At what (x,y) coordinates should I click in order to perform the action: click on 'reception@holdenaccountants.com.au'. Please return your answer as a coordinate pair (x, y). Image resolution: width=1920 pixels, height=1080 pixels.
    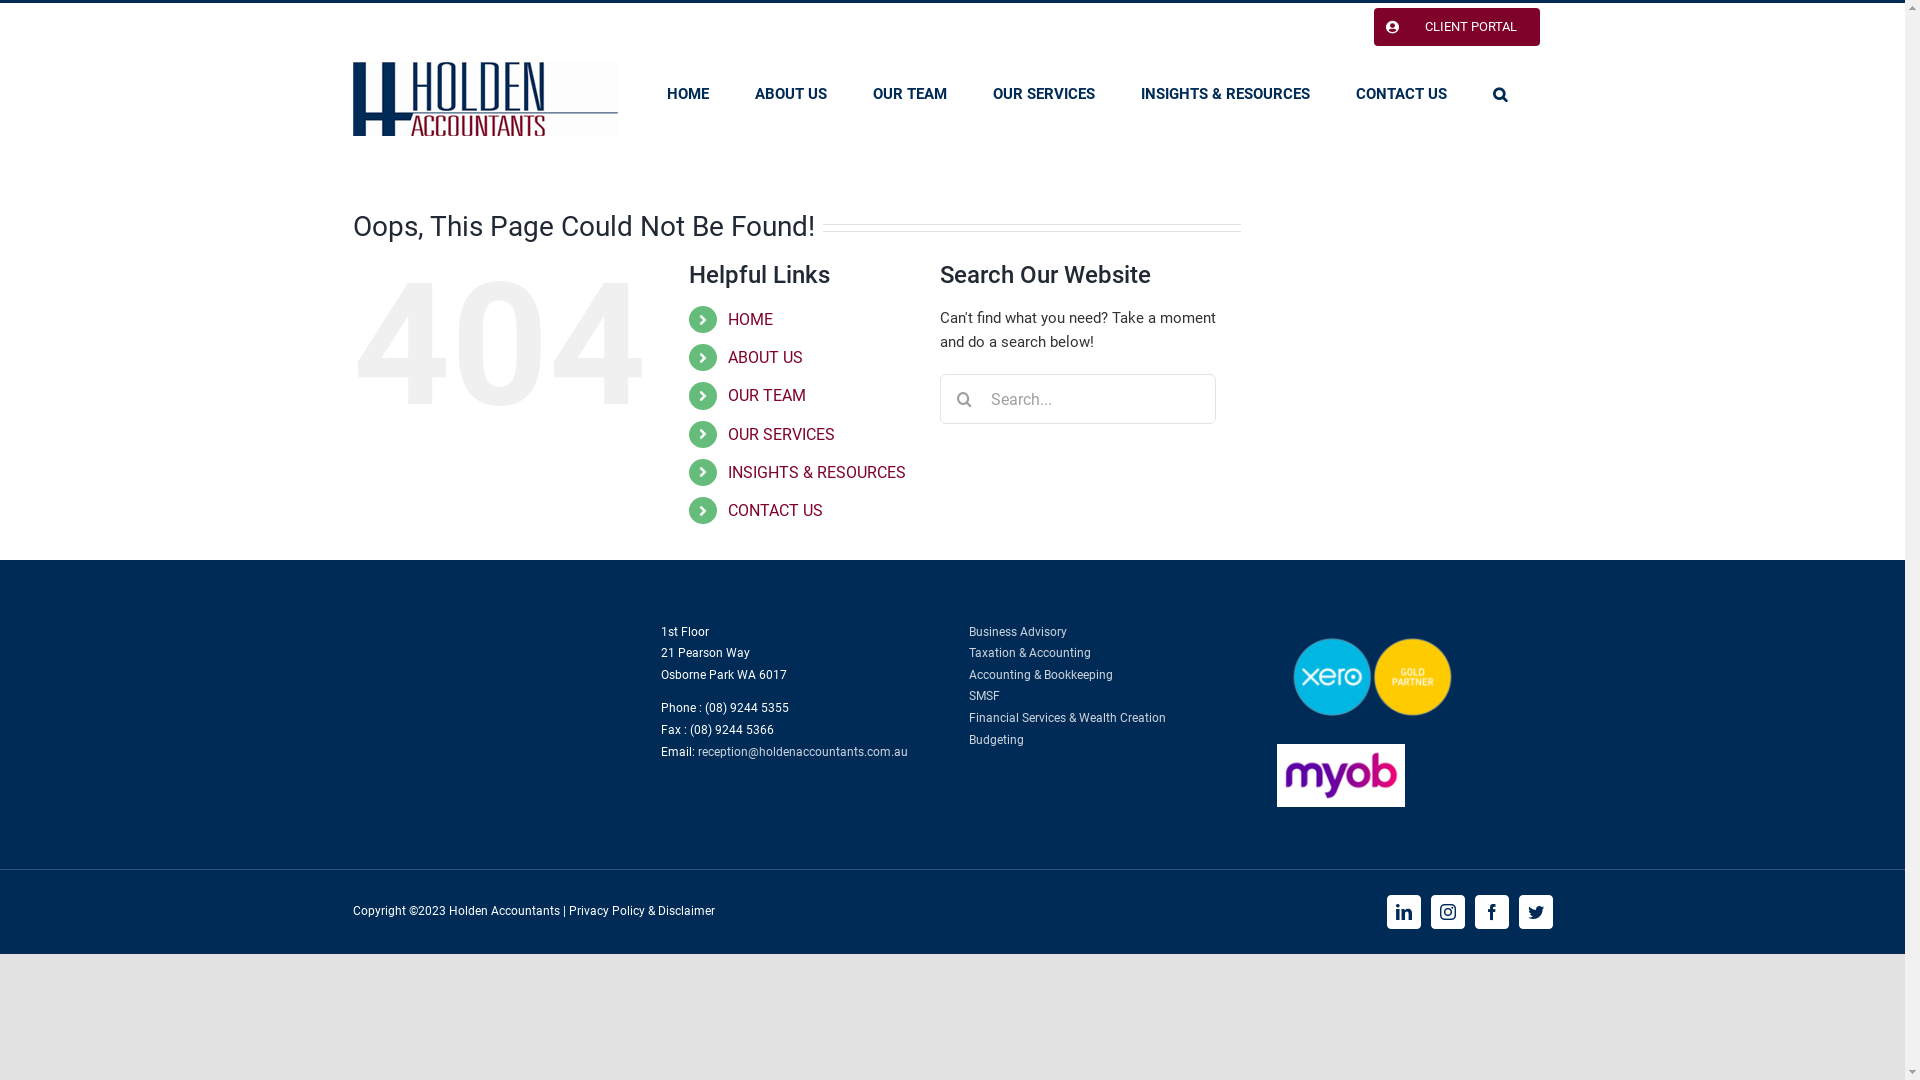
    Looking at the image, I should click on (802, 752).